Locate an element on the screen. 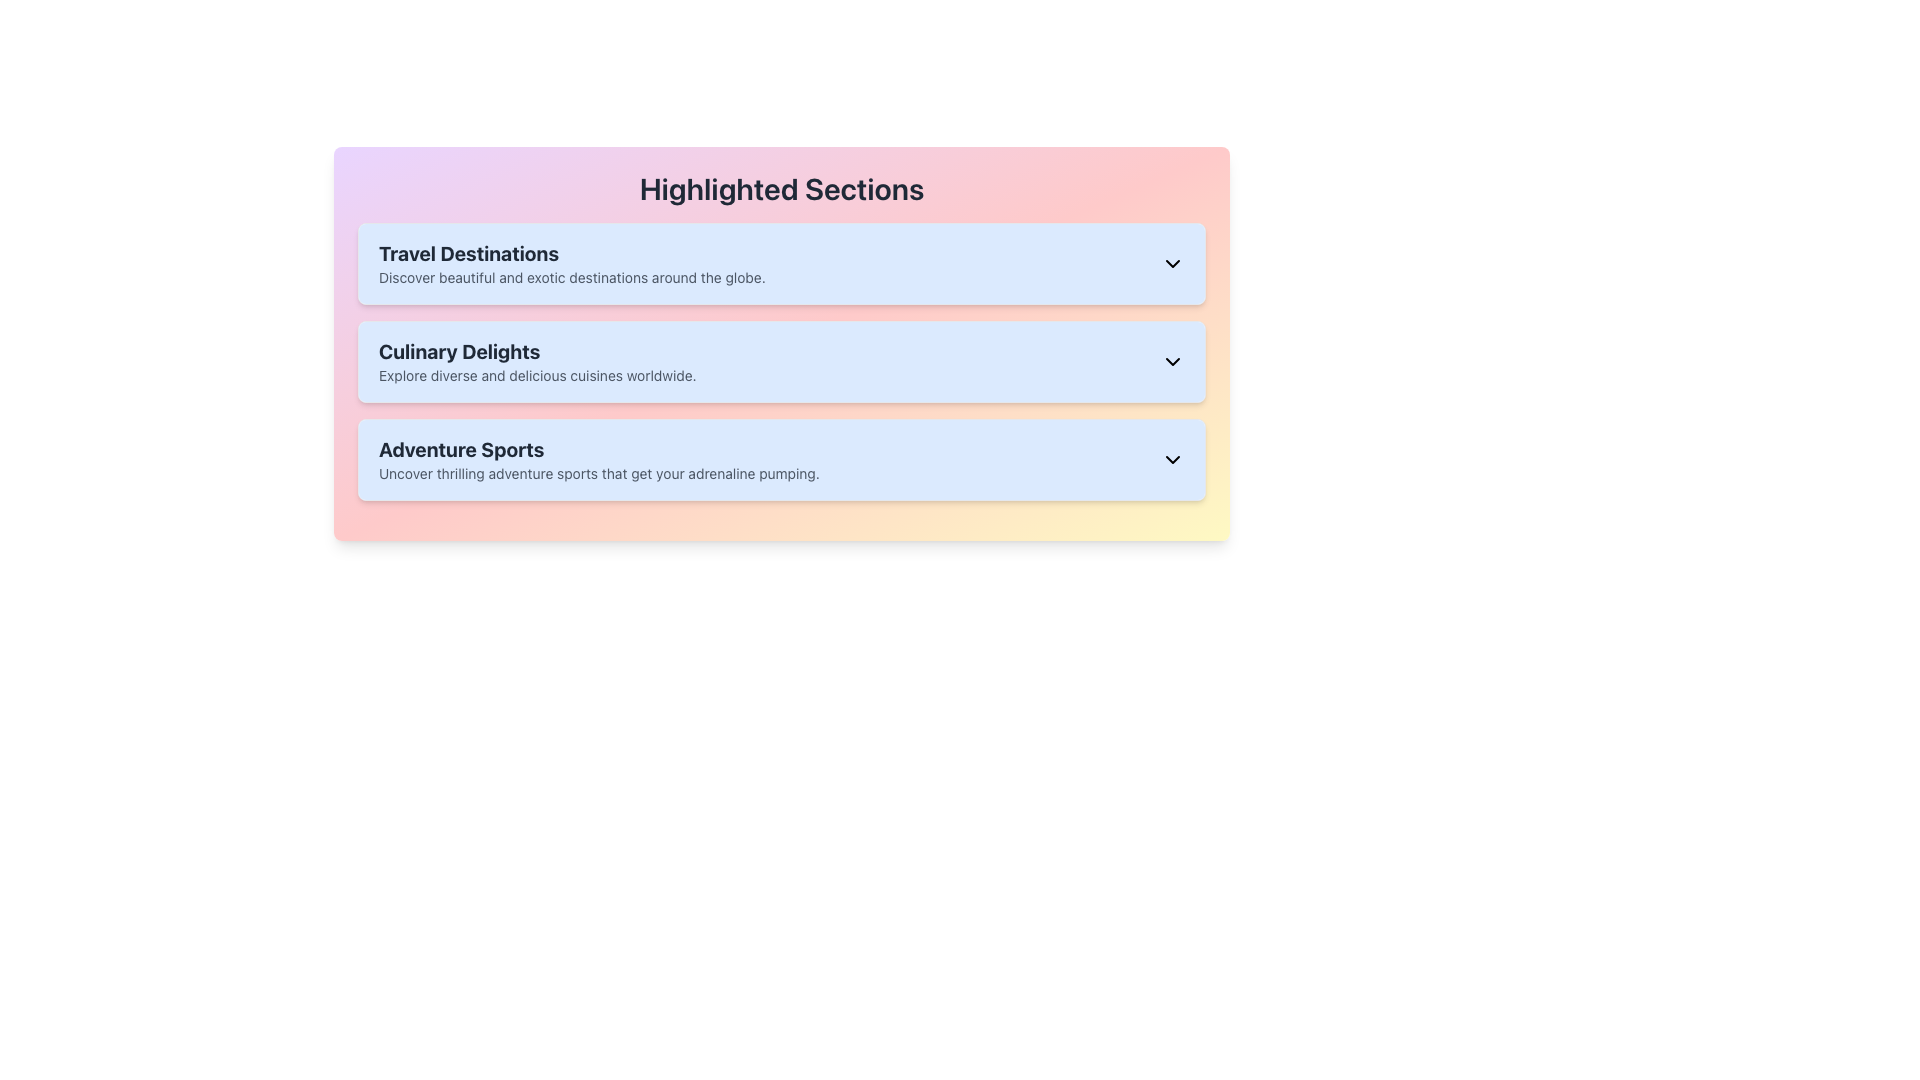 This screenshot has height=1080, width=1920. the downward-facing chevron icon located at the right side of the 'Travel Destinations' blue rectangular area is located at coordinates (1172, 262).